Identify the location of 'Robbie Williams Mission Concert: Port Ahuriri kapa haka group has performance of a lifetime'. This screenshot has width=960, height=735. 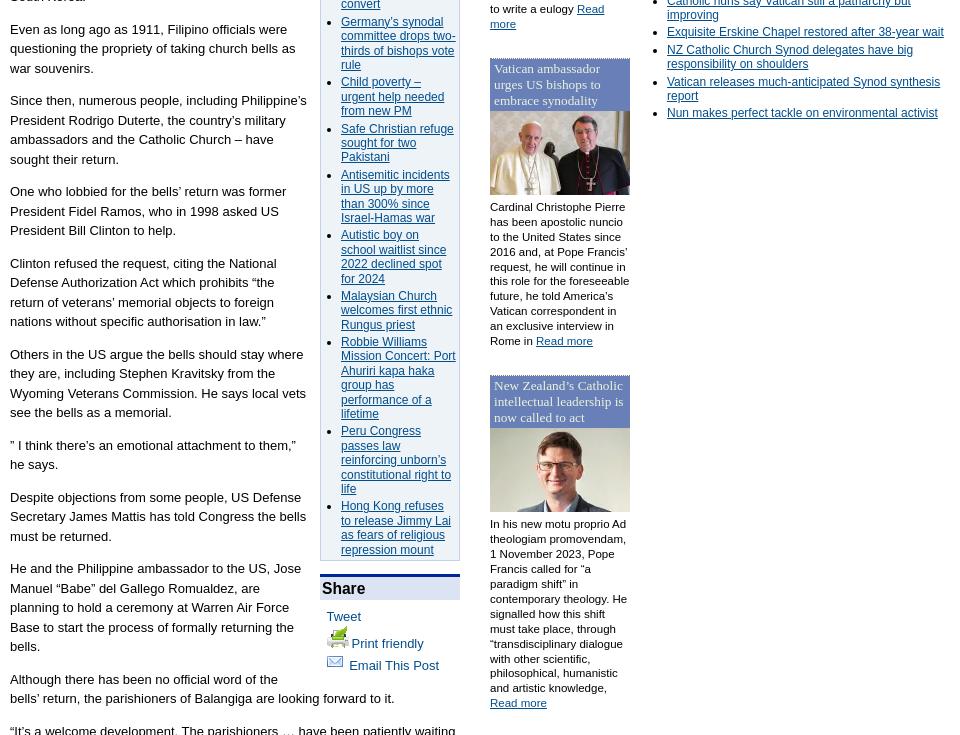
(397, 378).